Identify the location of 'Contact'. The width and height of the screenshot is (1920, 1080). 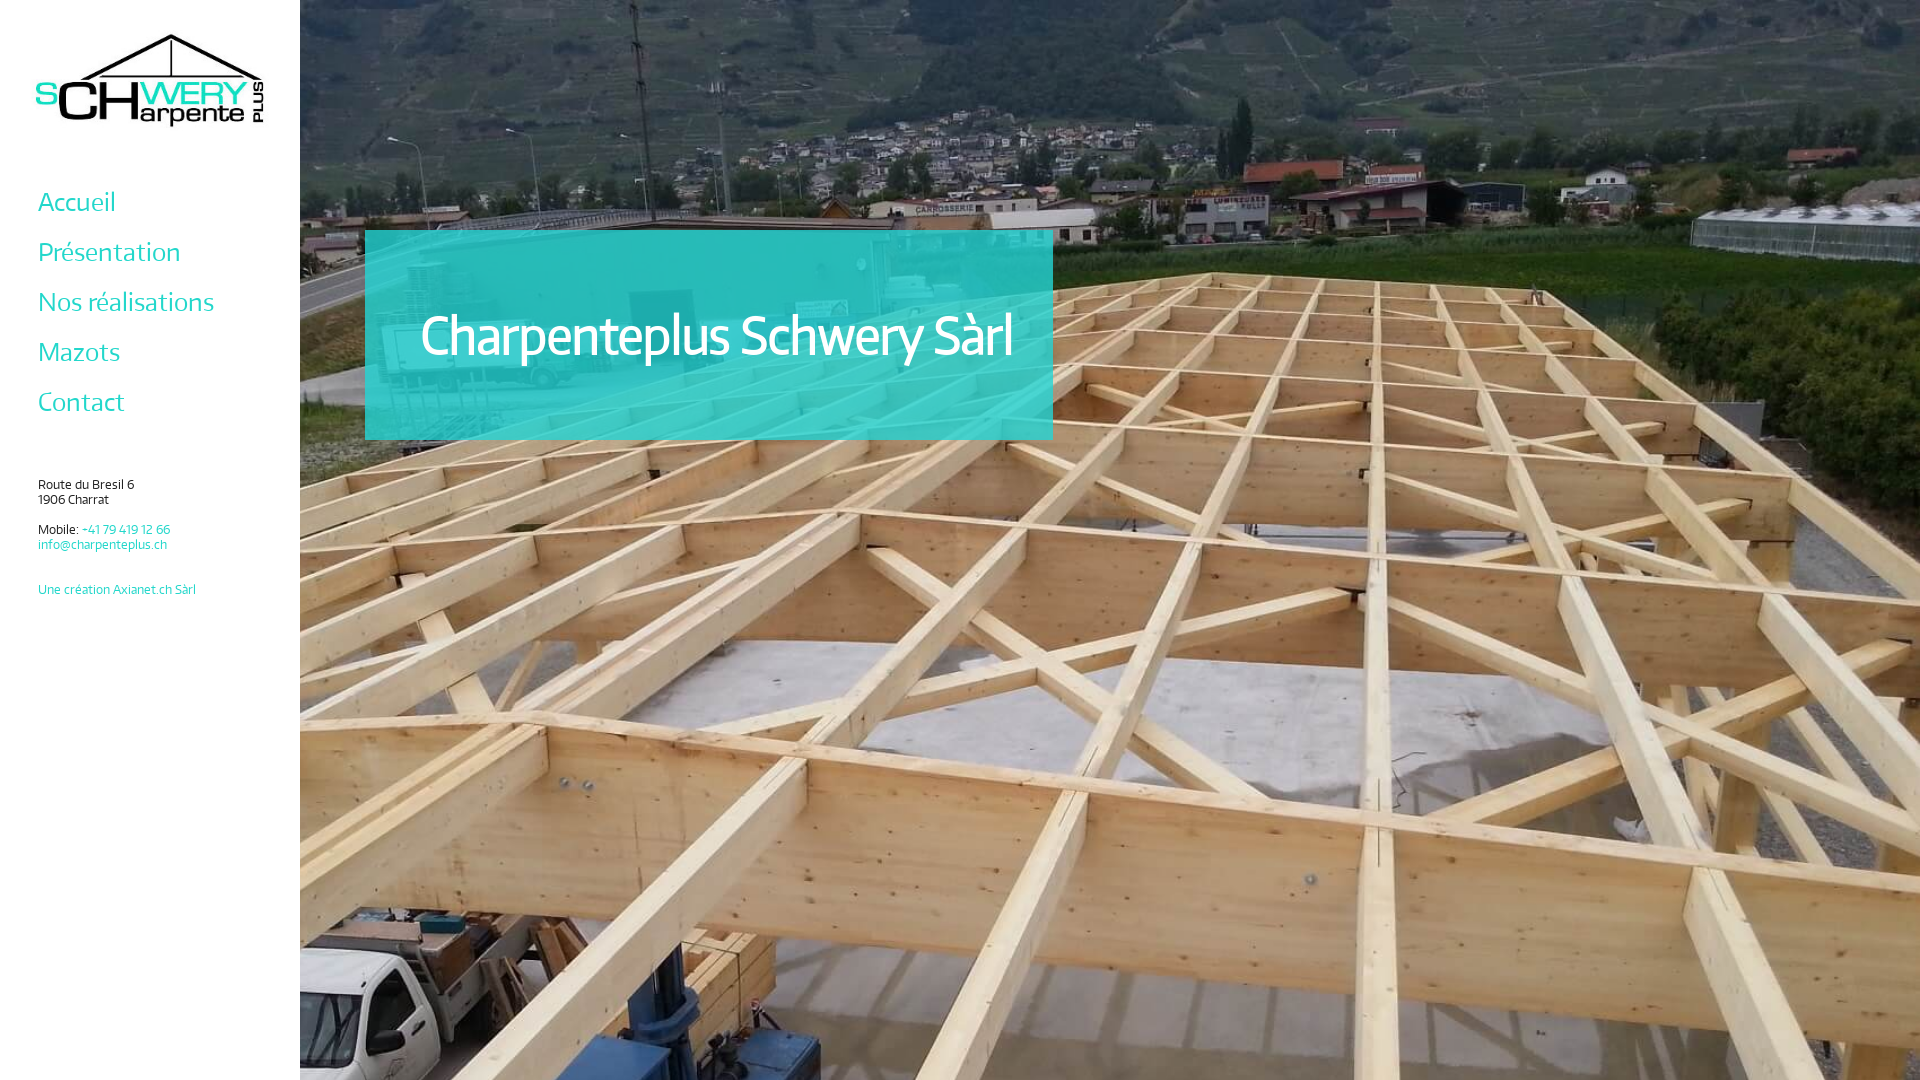
(80, 401).